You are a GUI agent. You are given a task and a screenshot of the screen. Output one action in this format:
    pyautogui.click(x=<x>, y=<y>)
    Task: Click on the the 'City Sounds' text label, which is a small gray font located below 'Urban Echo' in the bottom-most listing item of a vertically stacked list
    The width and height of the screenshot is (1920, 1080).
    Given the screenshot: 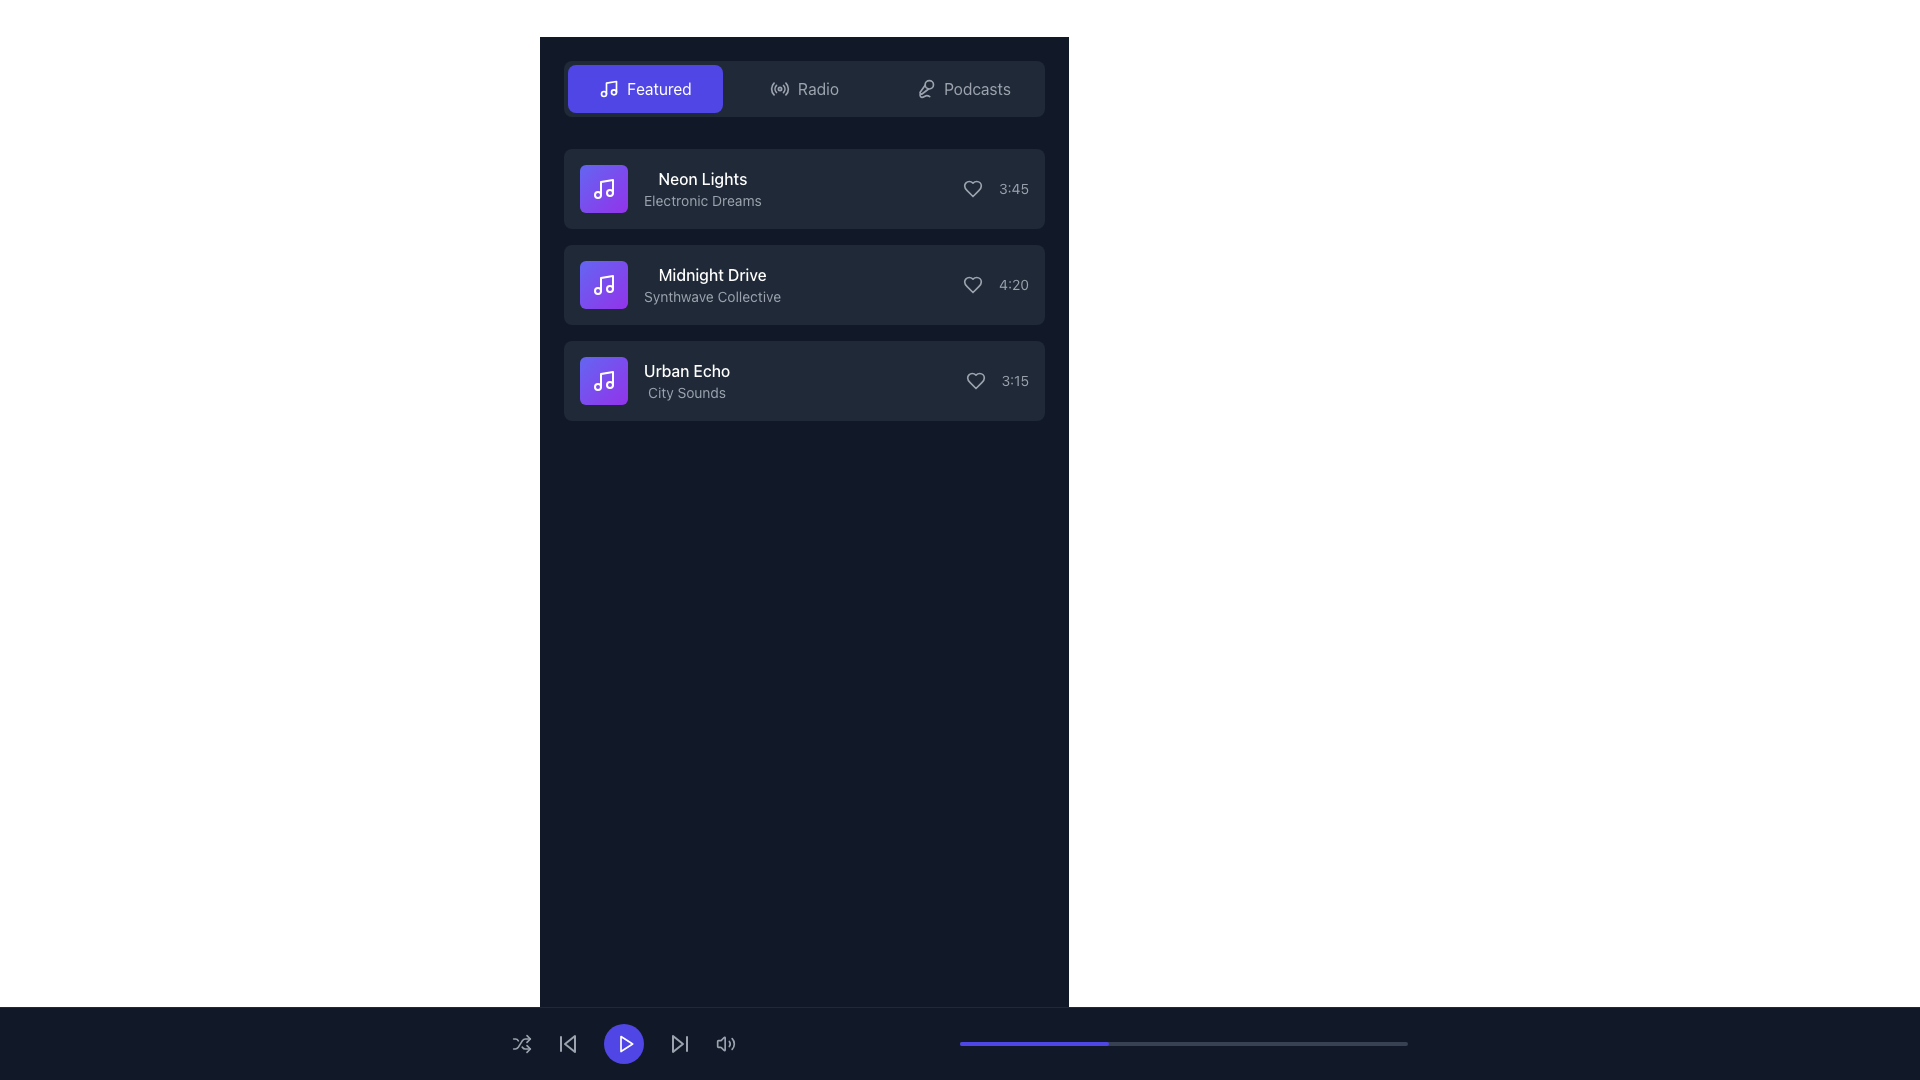 What is the action you would take?
    pyautogui.click(x=687, y=393)
    